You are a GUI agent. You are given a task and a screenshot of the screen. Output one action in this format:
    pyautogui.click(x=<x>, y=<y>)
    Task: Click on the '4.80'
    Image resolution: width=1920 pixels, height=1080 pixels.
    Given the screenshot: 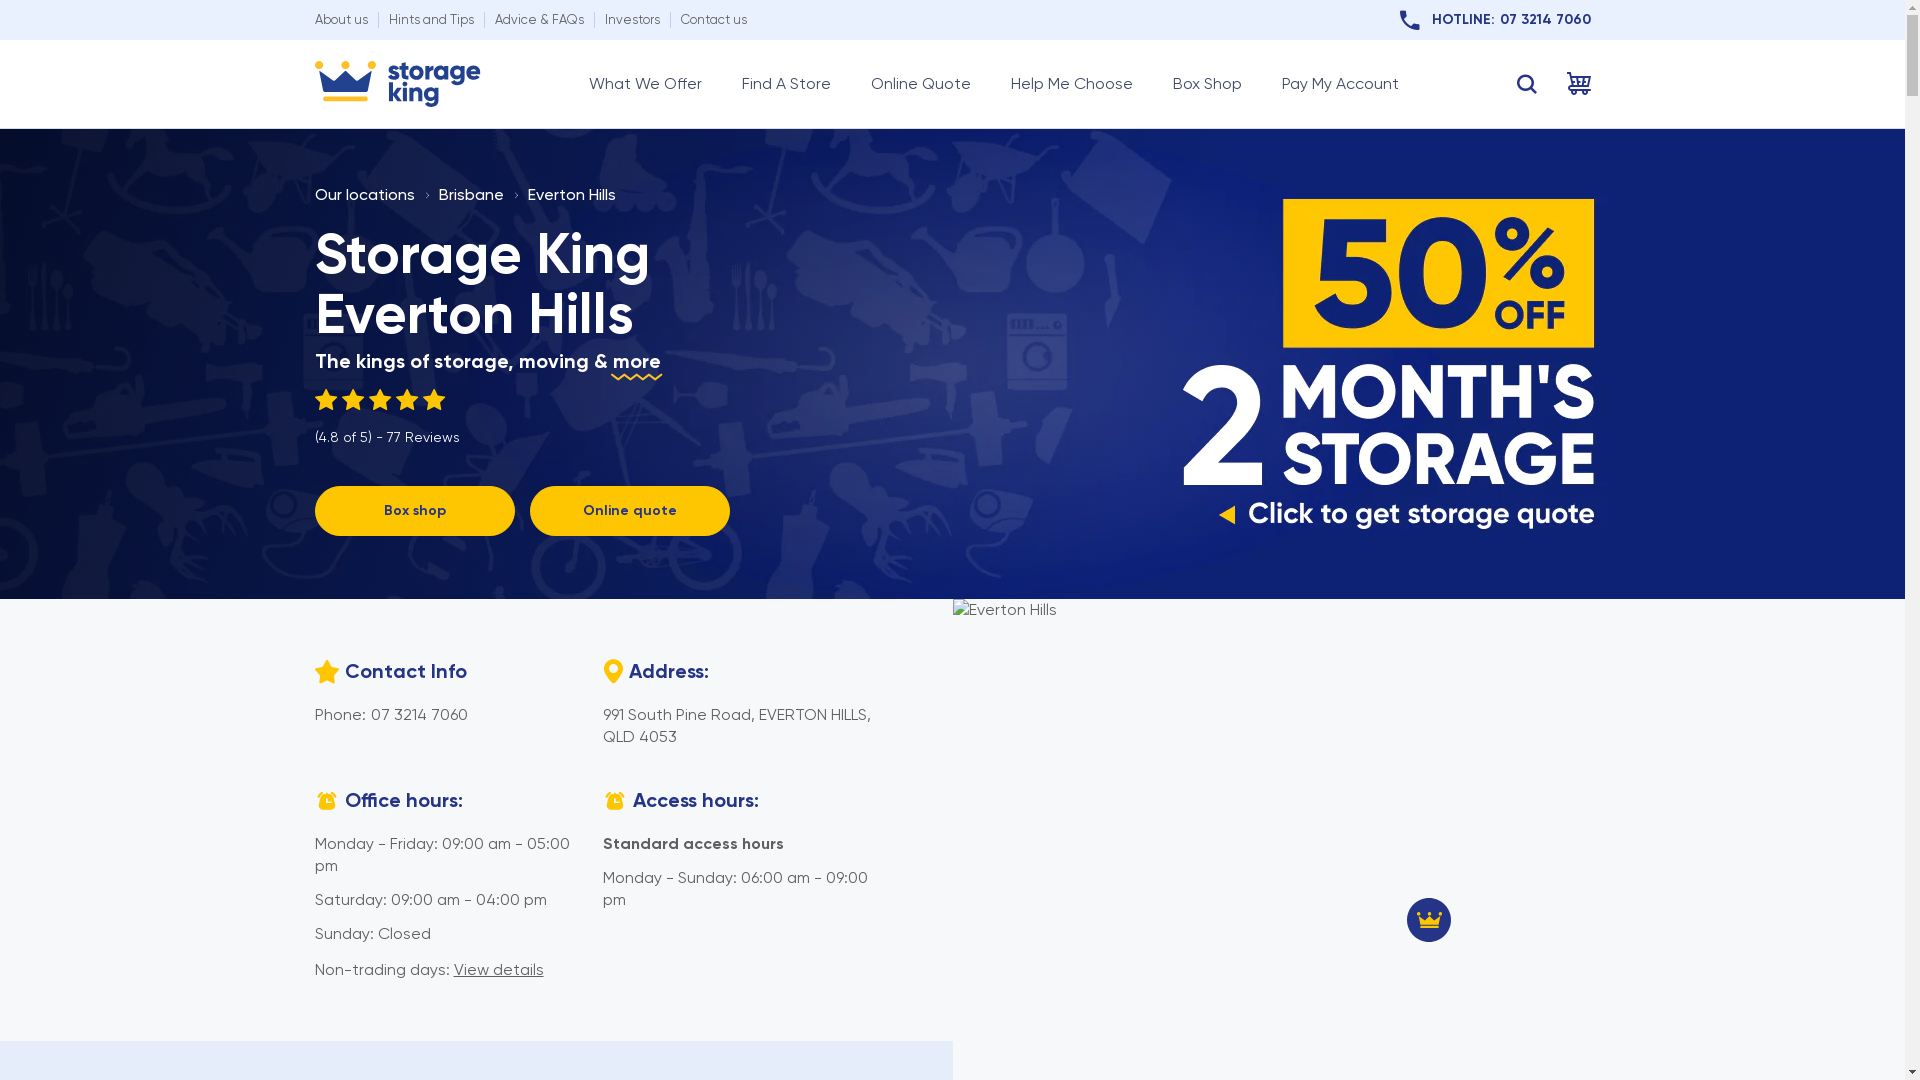 What is the action you would take?
    pyautogui.click(x=311, y=400)
    